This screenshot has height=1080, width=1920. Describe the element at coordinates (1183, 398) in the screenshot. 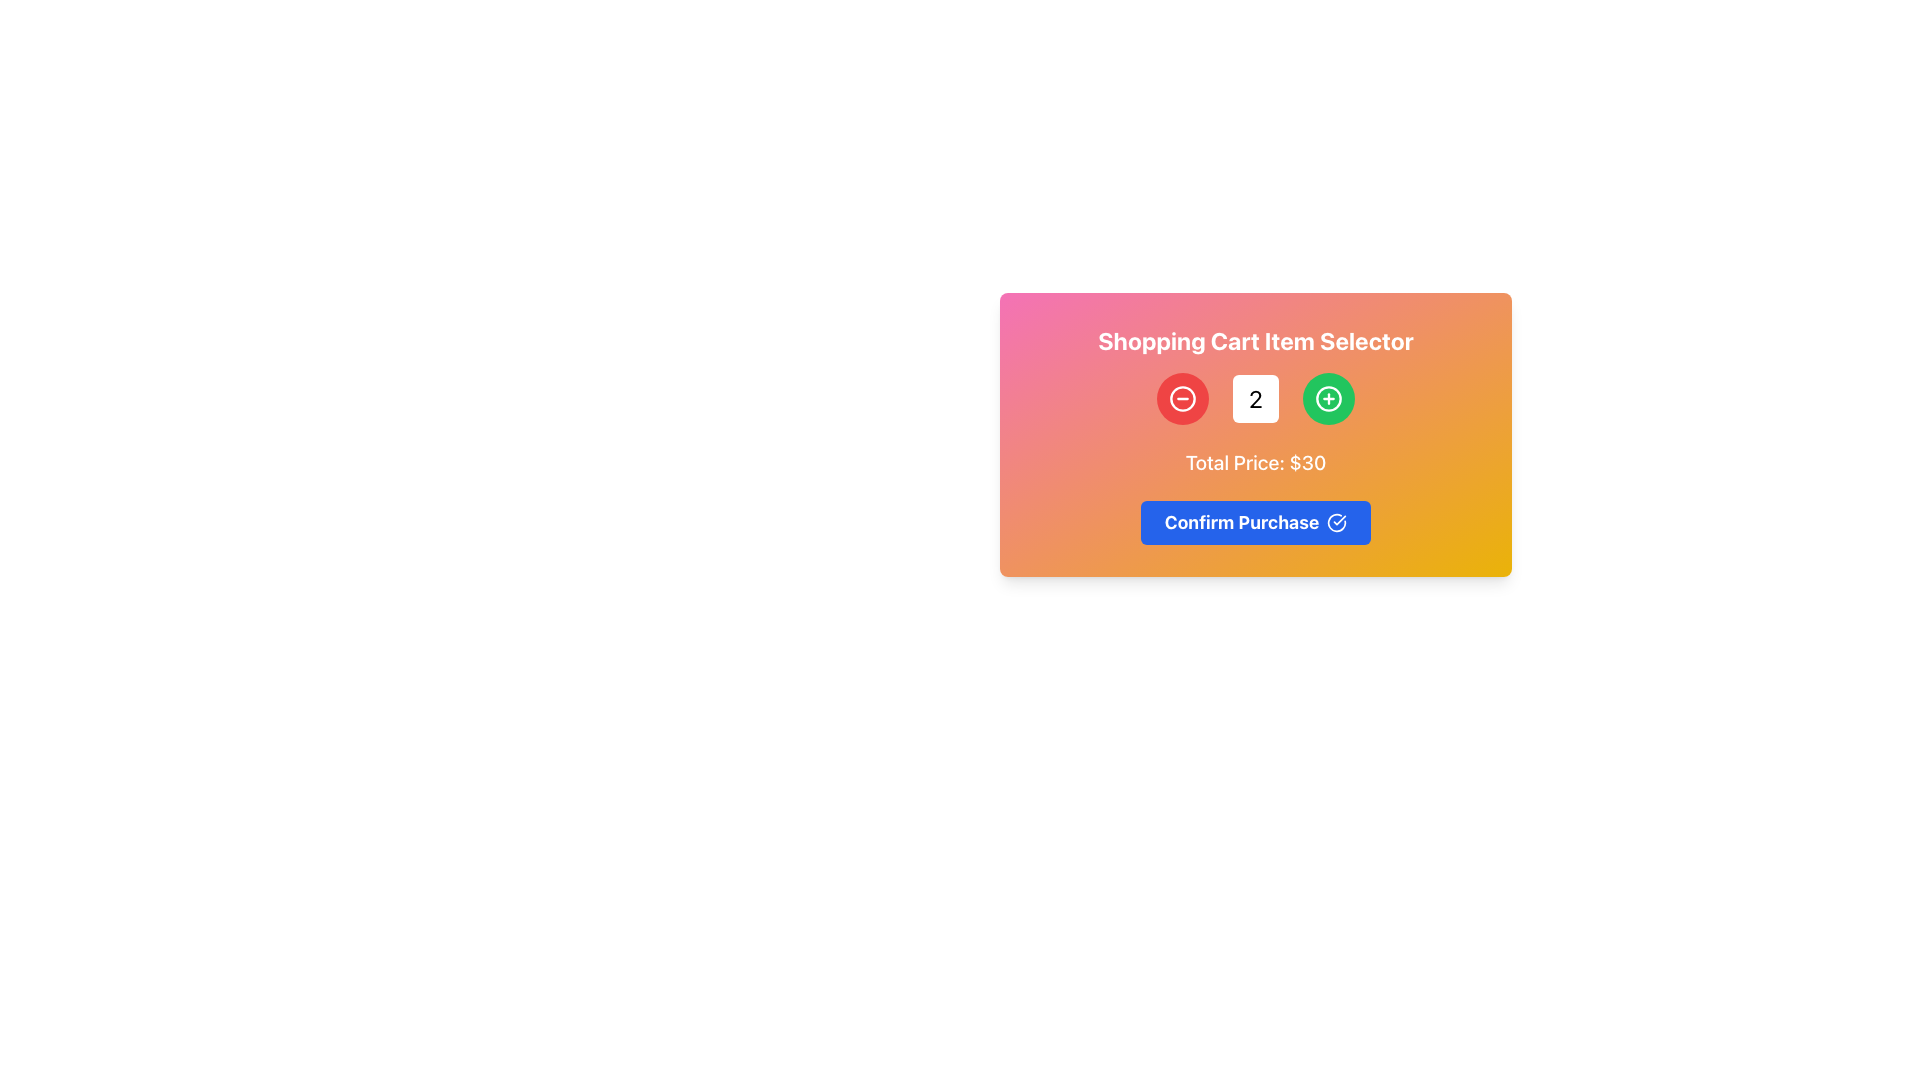

I see `the button located in the left section of the gradient-colored interface to decrease the quantity of an item in the shopping cart` at that location.